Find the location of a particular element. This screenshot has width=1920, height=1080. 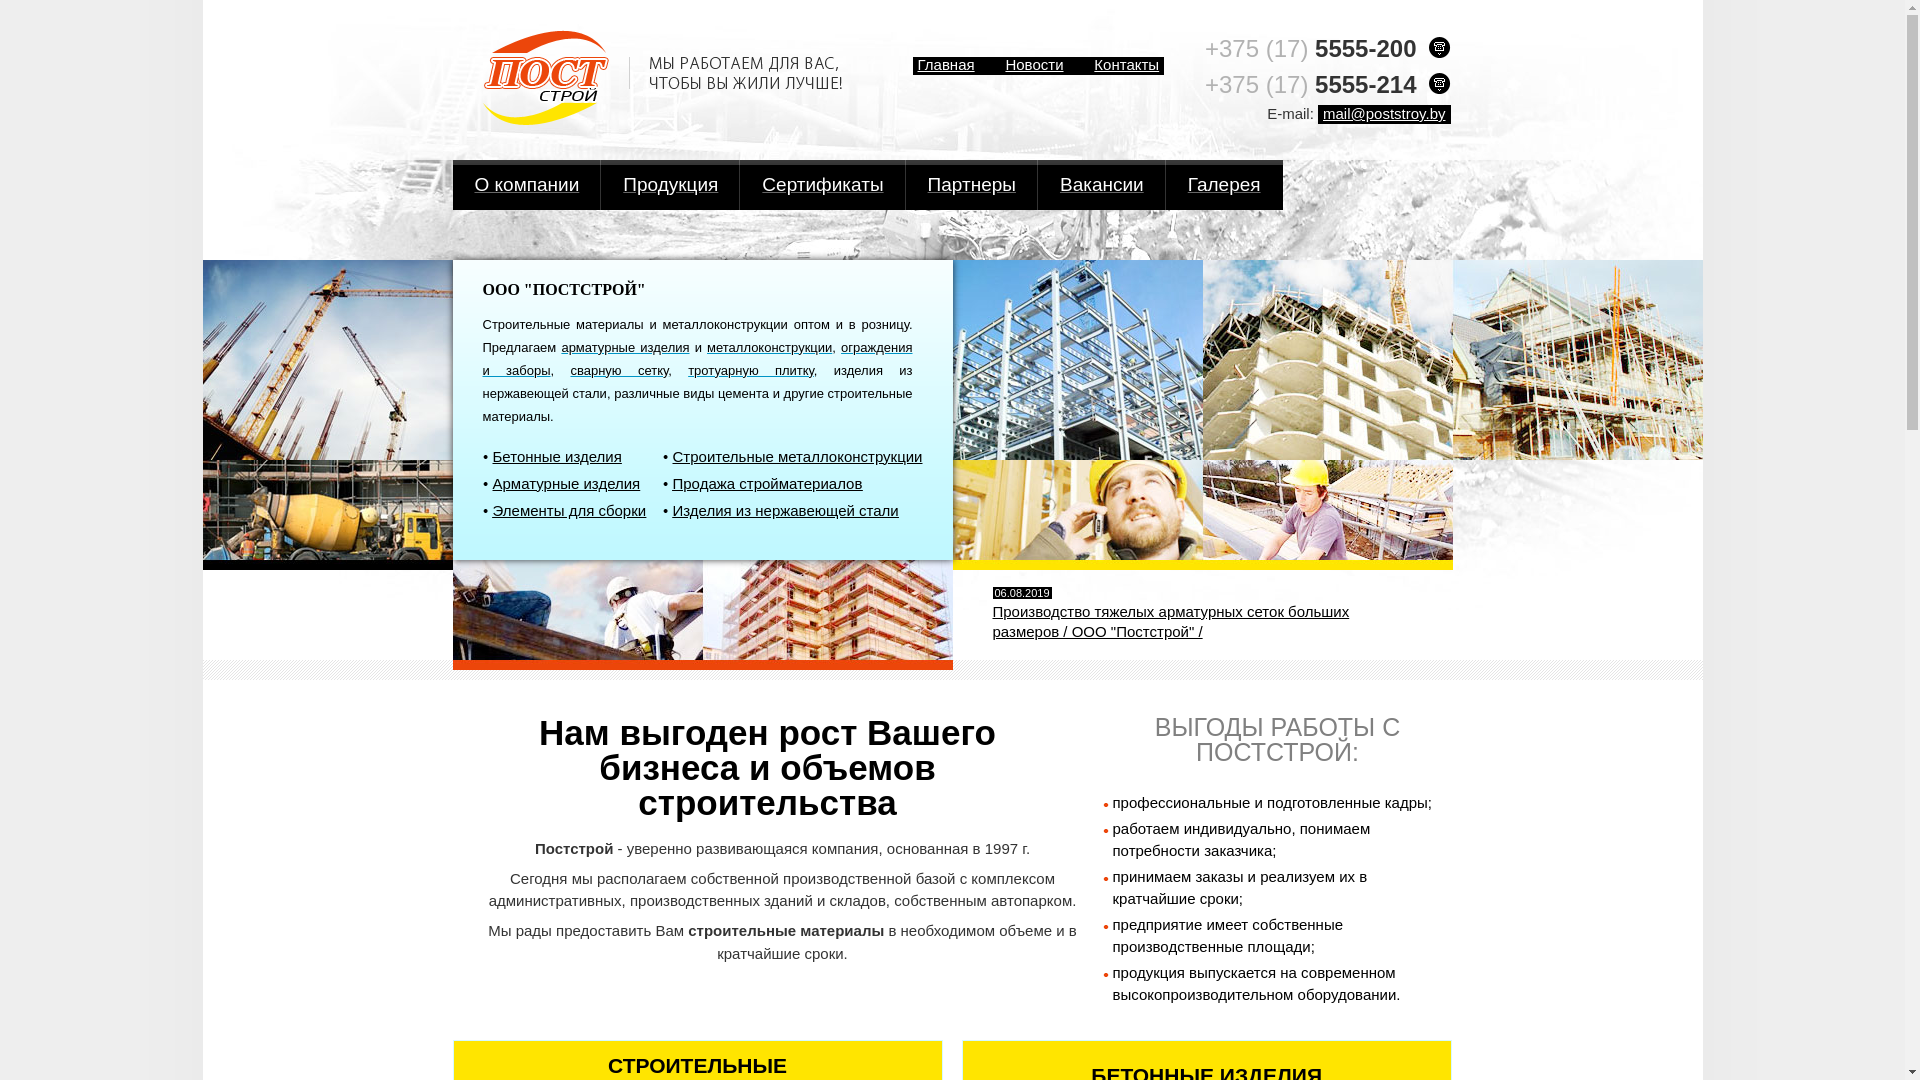

'mail@poststroy.by' is located at coordinates (1382, 114).